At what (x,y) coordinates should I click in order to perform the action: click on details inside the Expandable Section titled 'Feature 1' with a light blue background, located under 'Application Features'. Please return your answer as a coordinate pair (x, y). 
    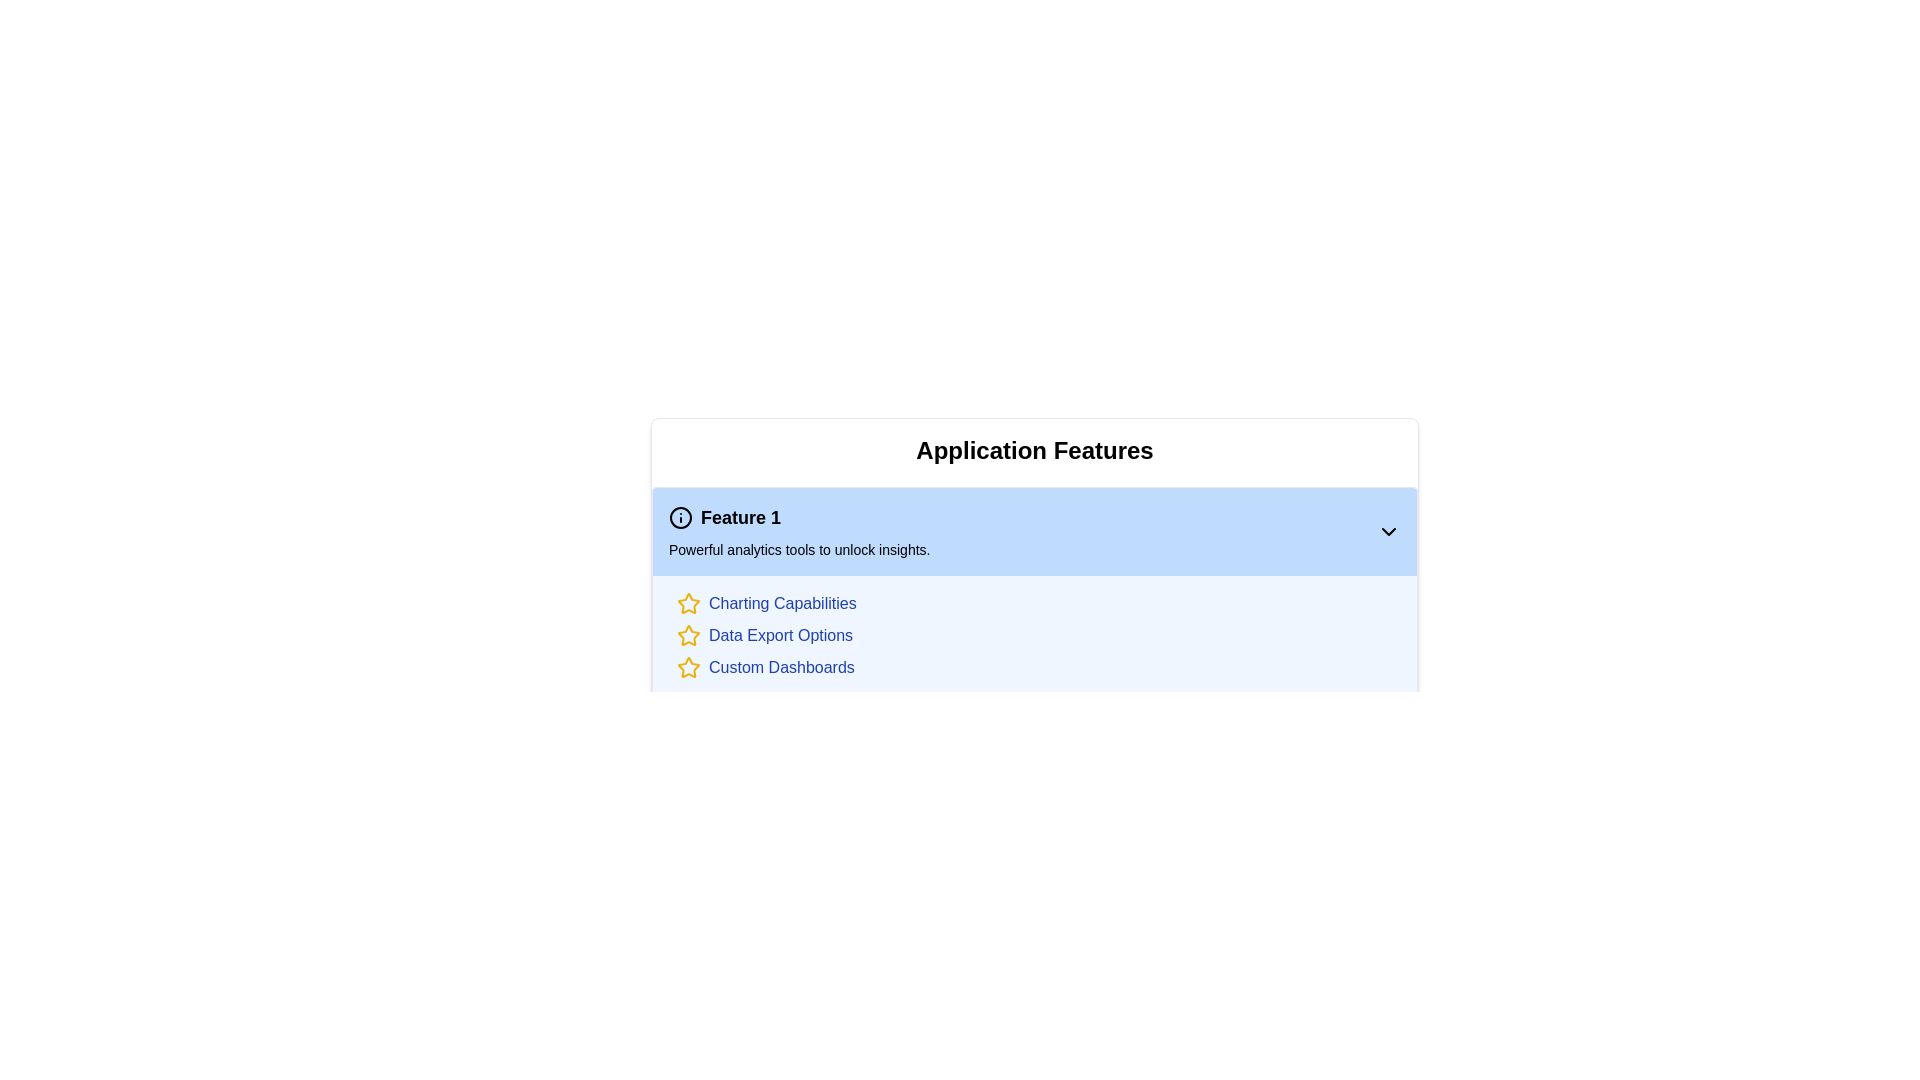
    Looking at the image, I should click on (1035, 666).